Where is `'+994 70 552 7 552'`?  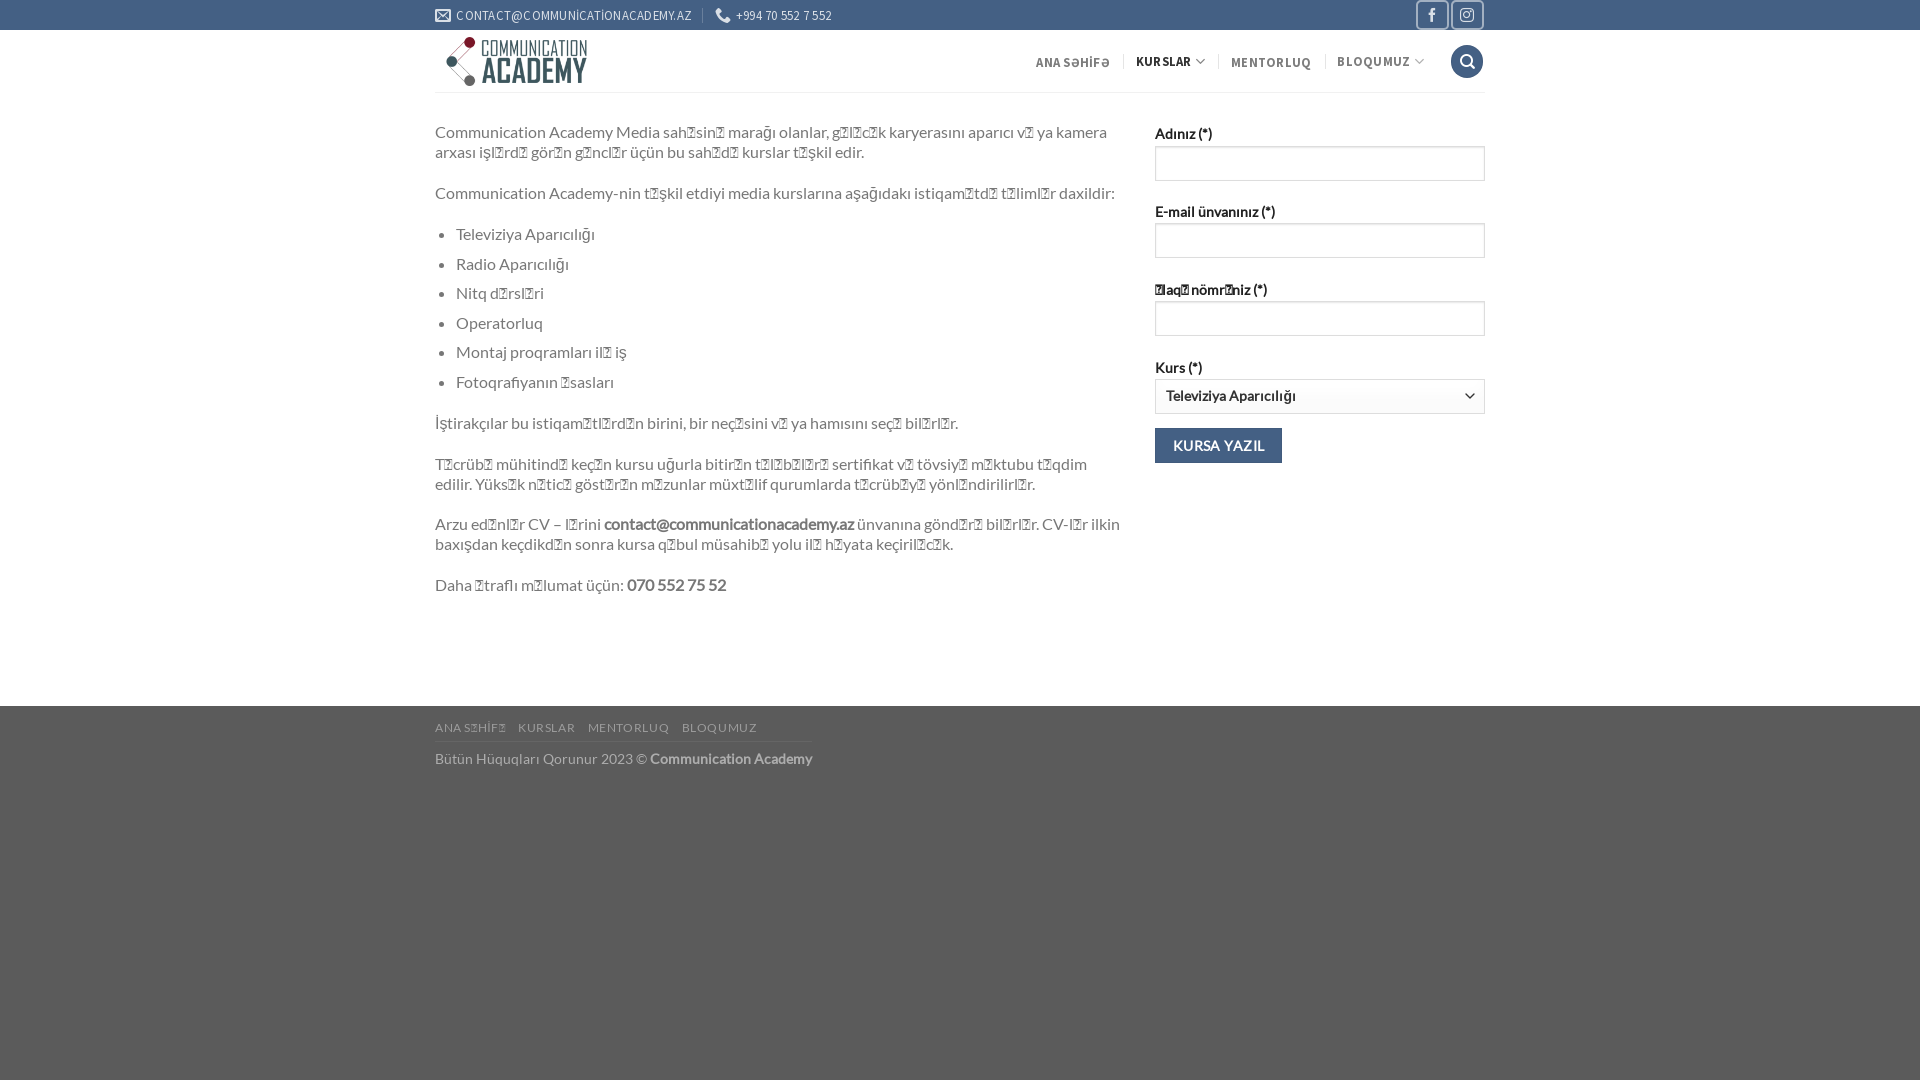 '+994 70 552 7 552' is located at coordinates (715, 15).